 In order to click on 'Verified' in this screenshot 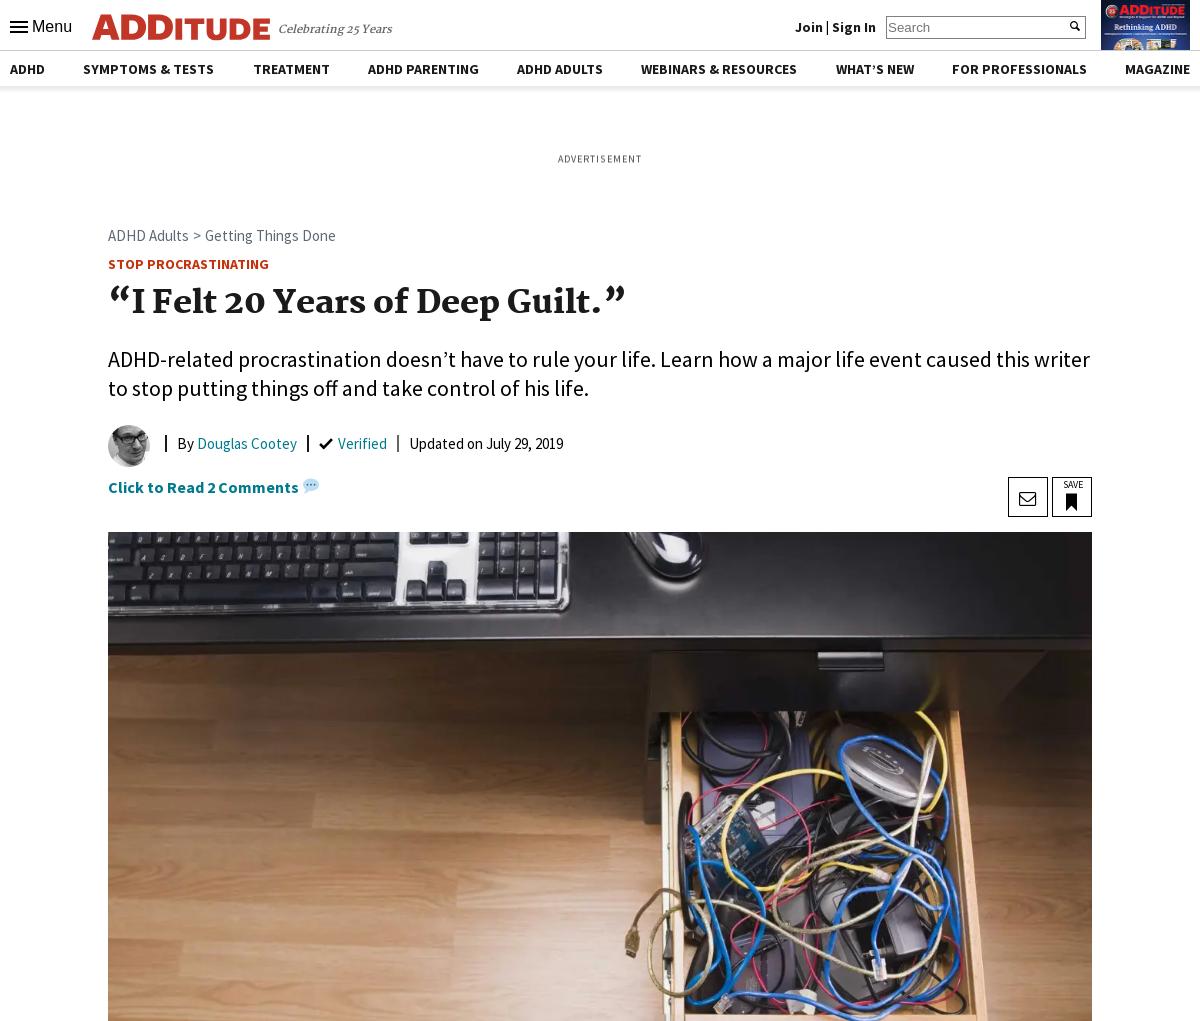, I will do `click(362, 442)`.